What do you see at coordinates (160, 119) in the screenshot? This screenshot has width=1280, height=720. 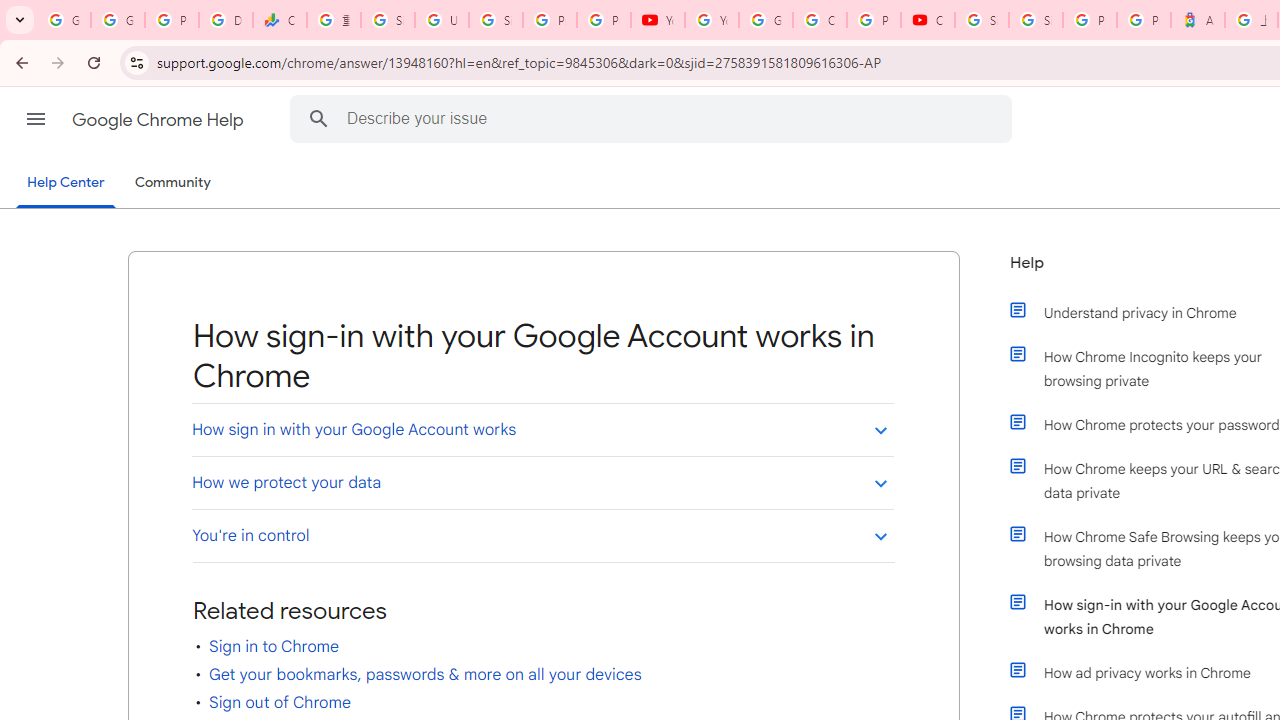 I see `'Google Chrome Help'` at bounding box center [160, 119].